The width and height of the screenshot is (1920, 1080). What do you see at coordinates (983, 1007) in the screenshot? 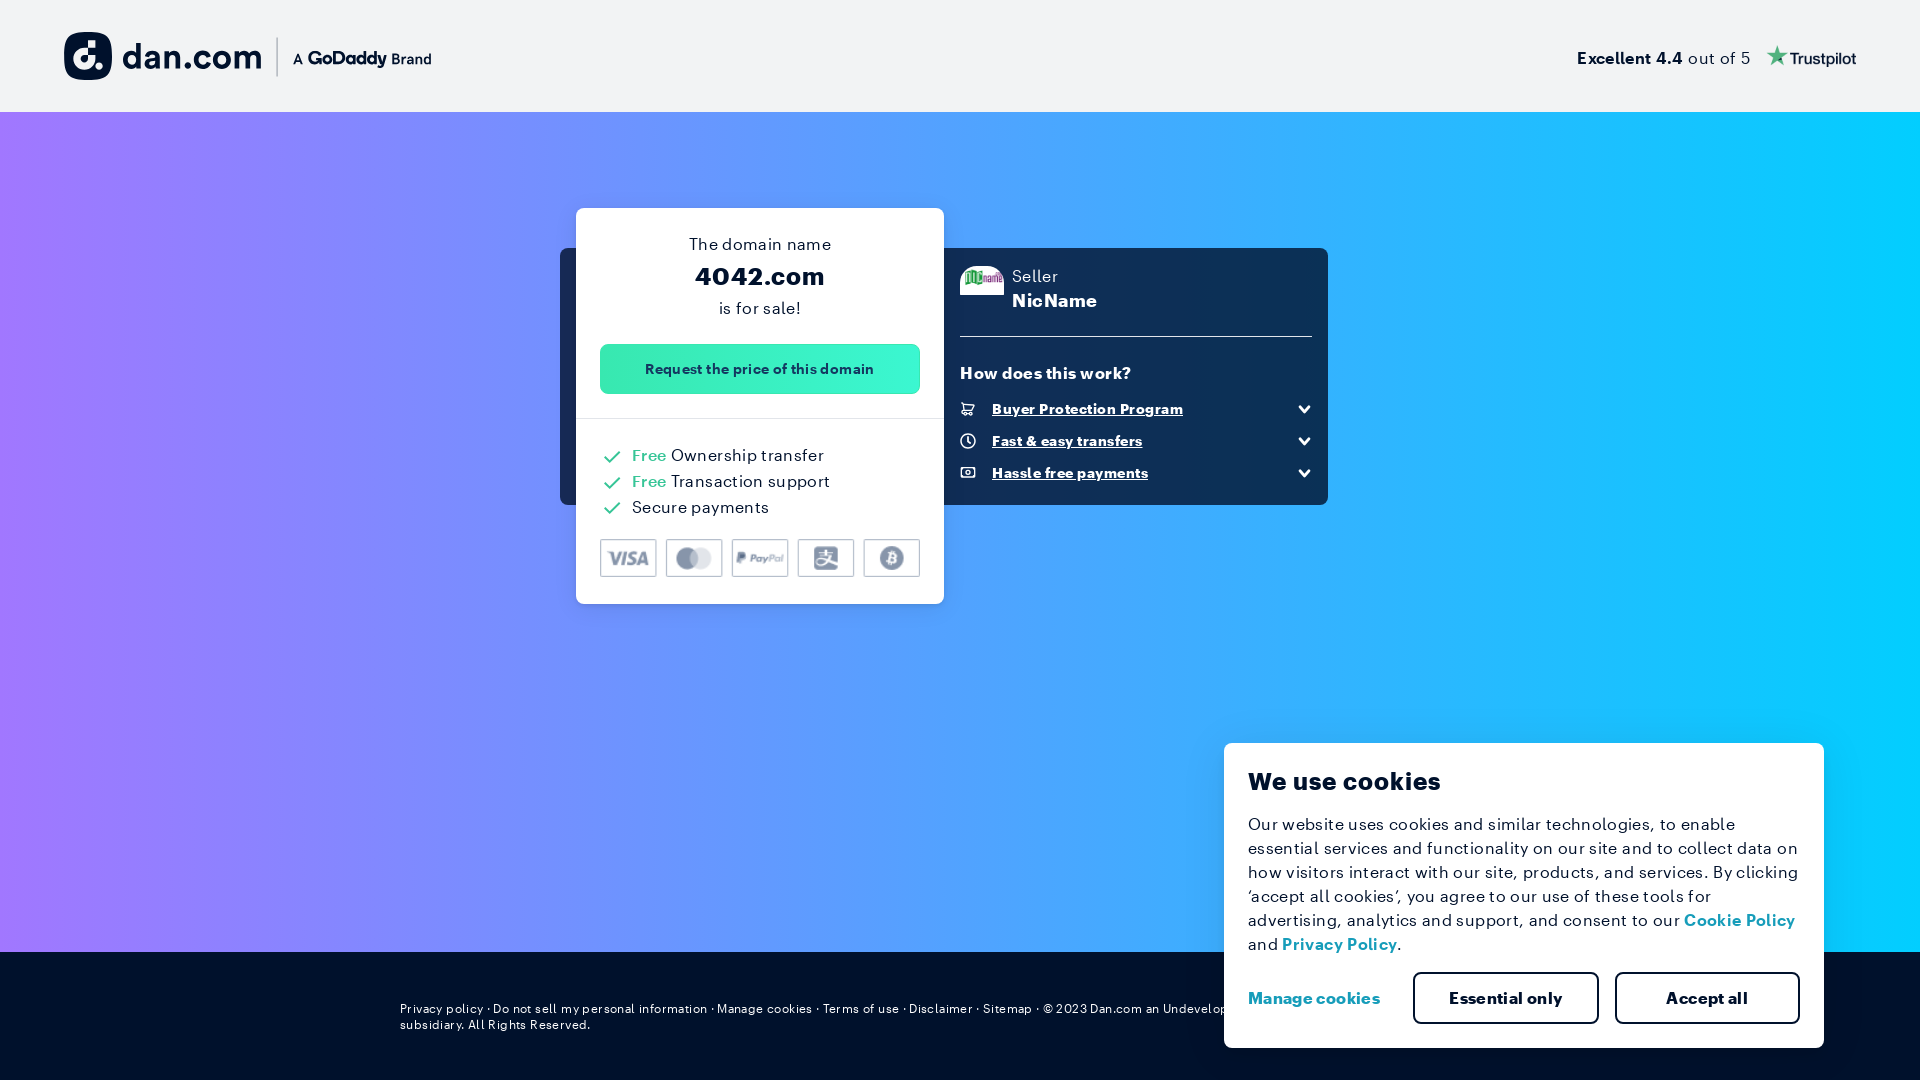
I see `'Sitemap'` at bounding box center [983, 1007].